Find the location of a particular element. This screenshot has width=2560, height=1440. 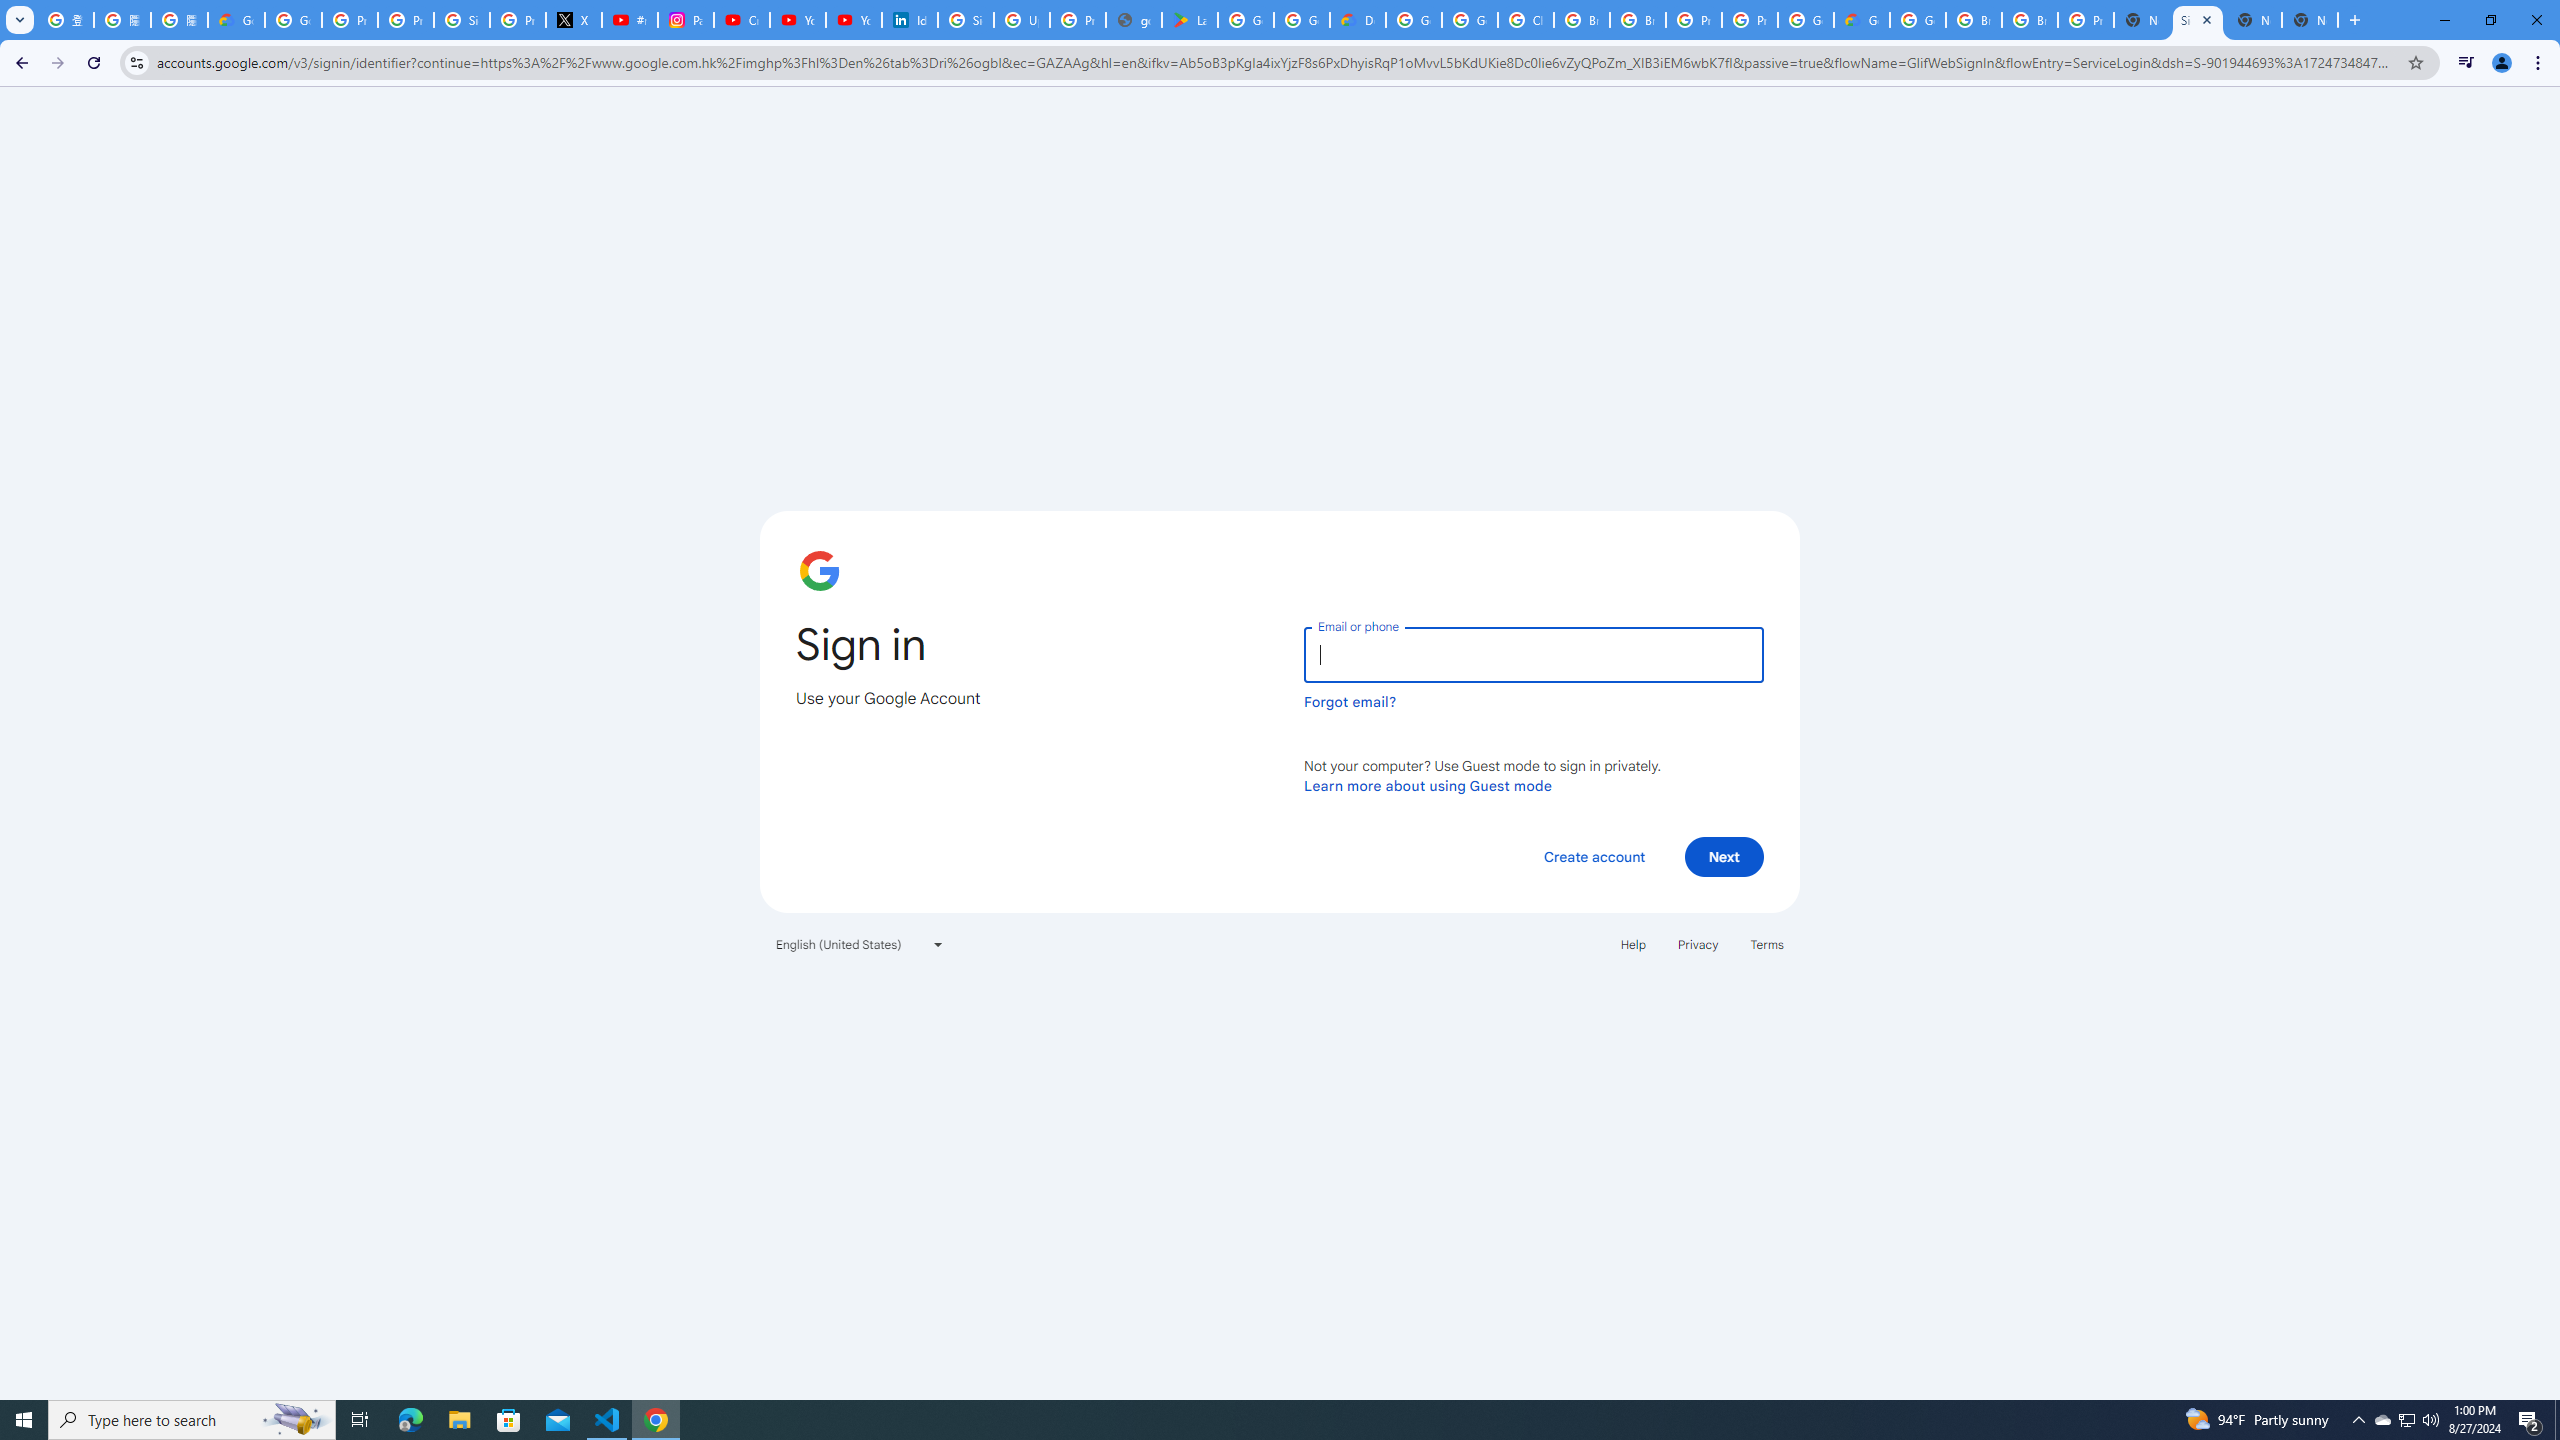

'Control your music, videos, and more' is located at coordinates (2466, 62).